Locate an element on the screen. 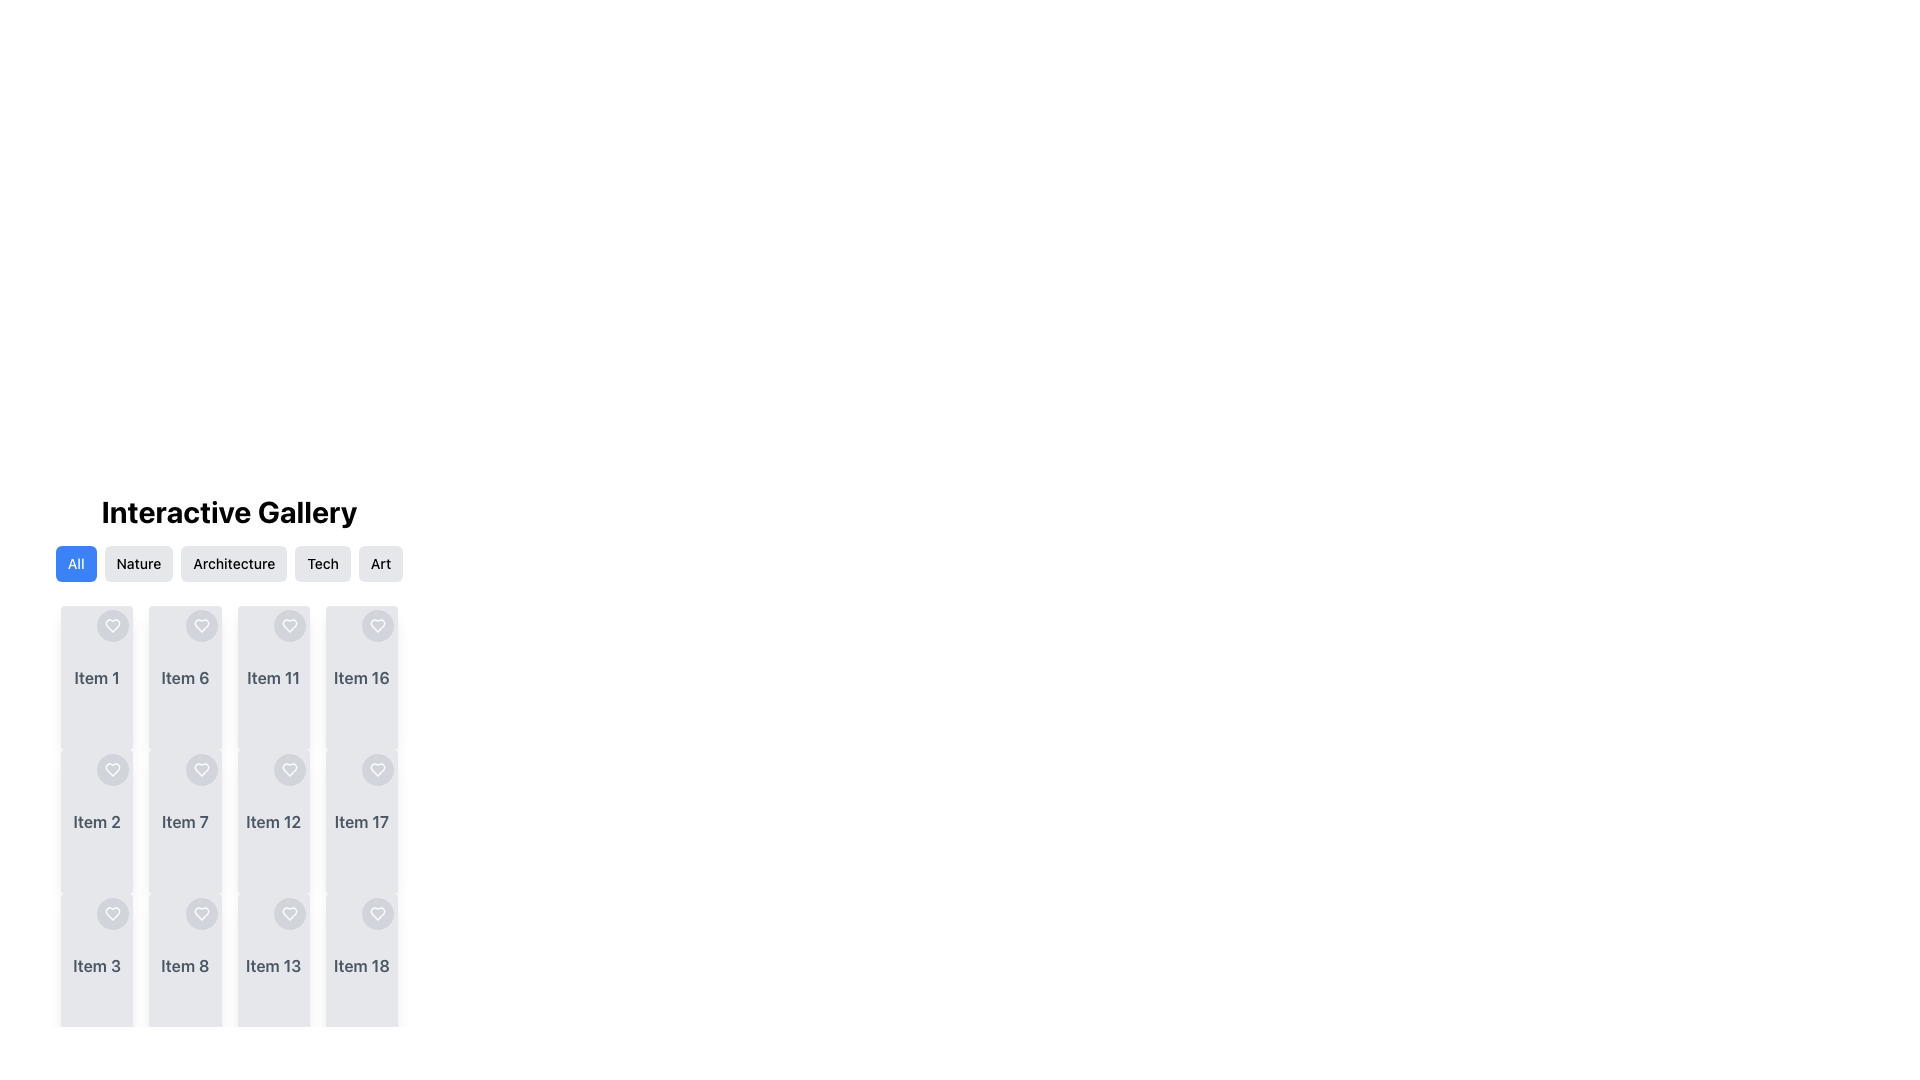 The width and height of the screenshot is (1920, 1080). the 'Item 17' text label displayed in bold gray font, located in the fourth column, third row of the grid under 'Interactive Gallery' is located at coordinates (361, 821).